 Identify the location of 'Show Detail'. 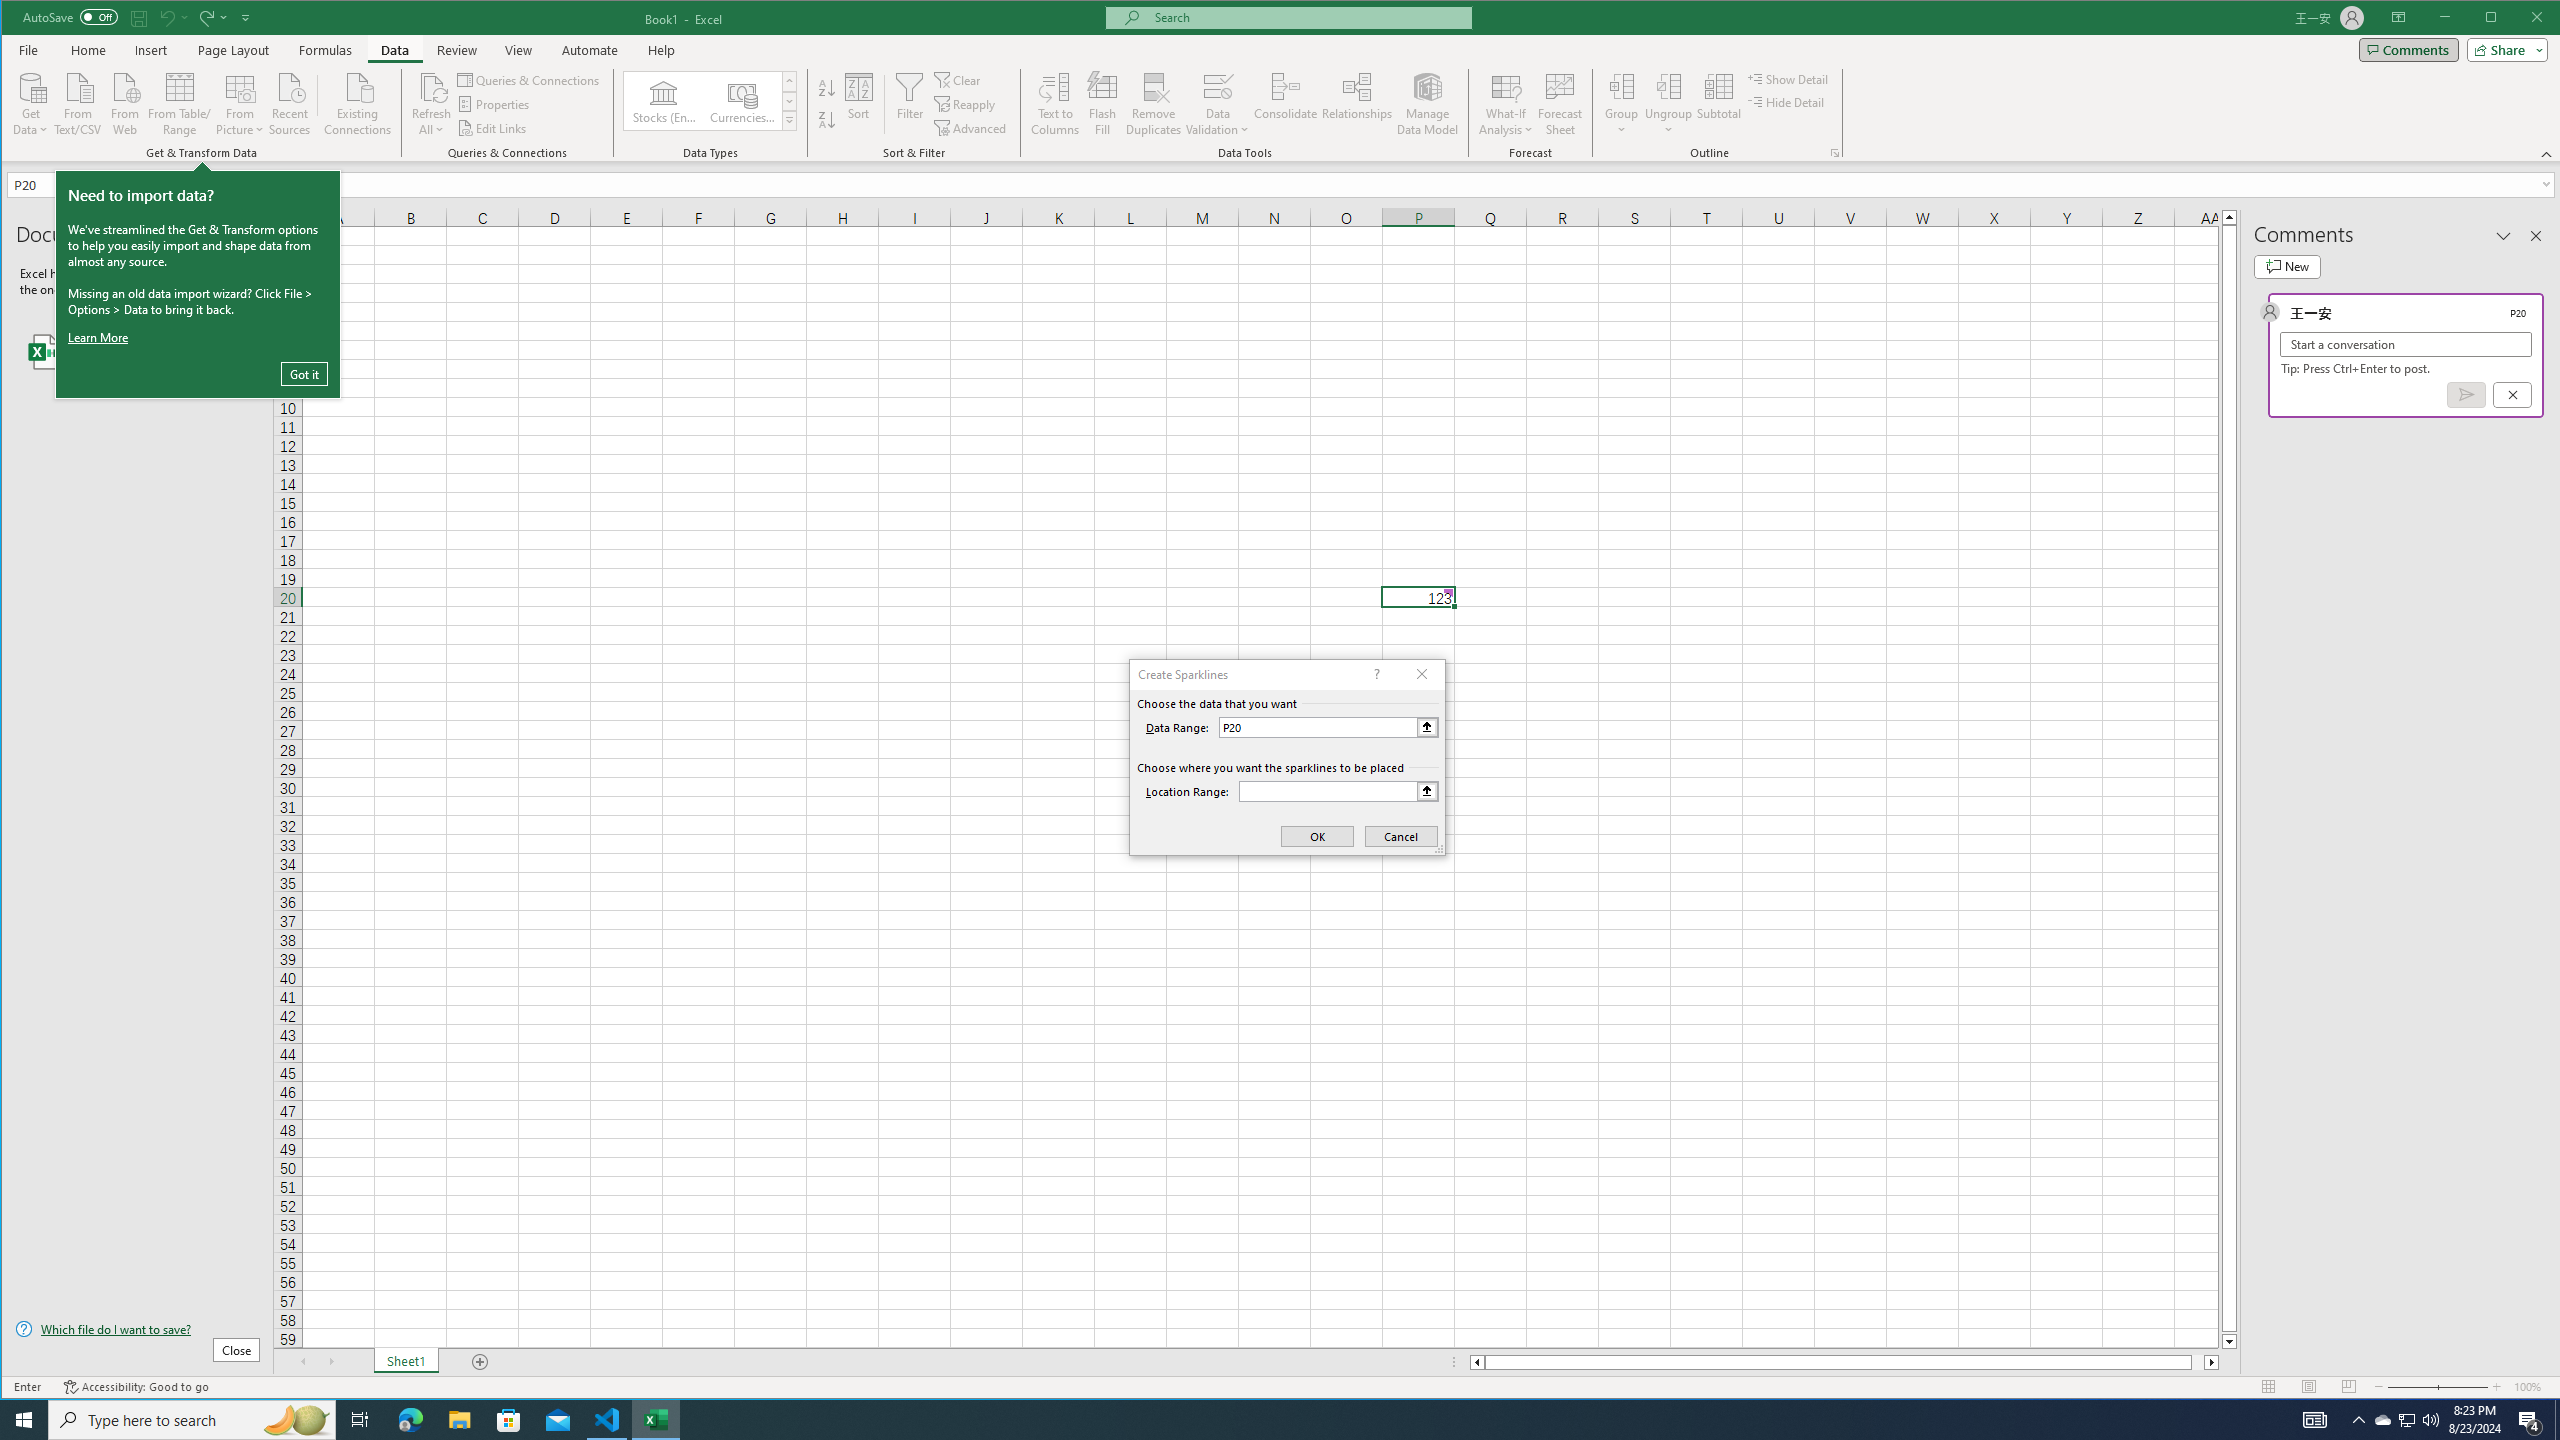
(1789, 78).